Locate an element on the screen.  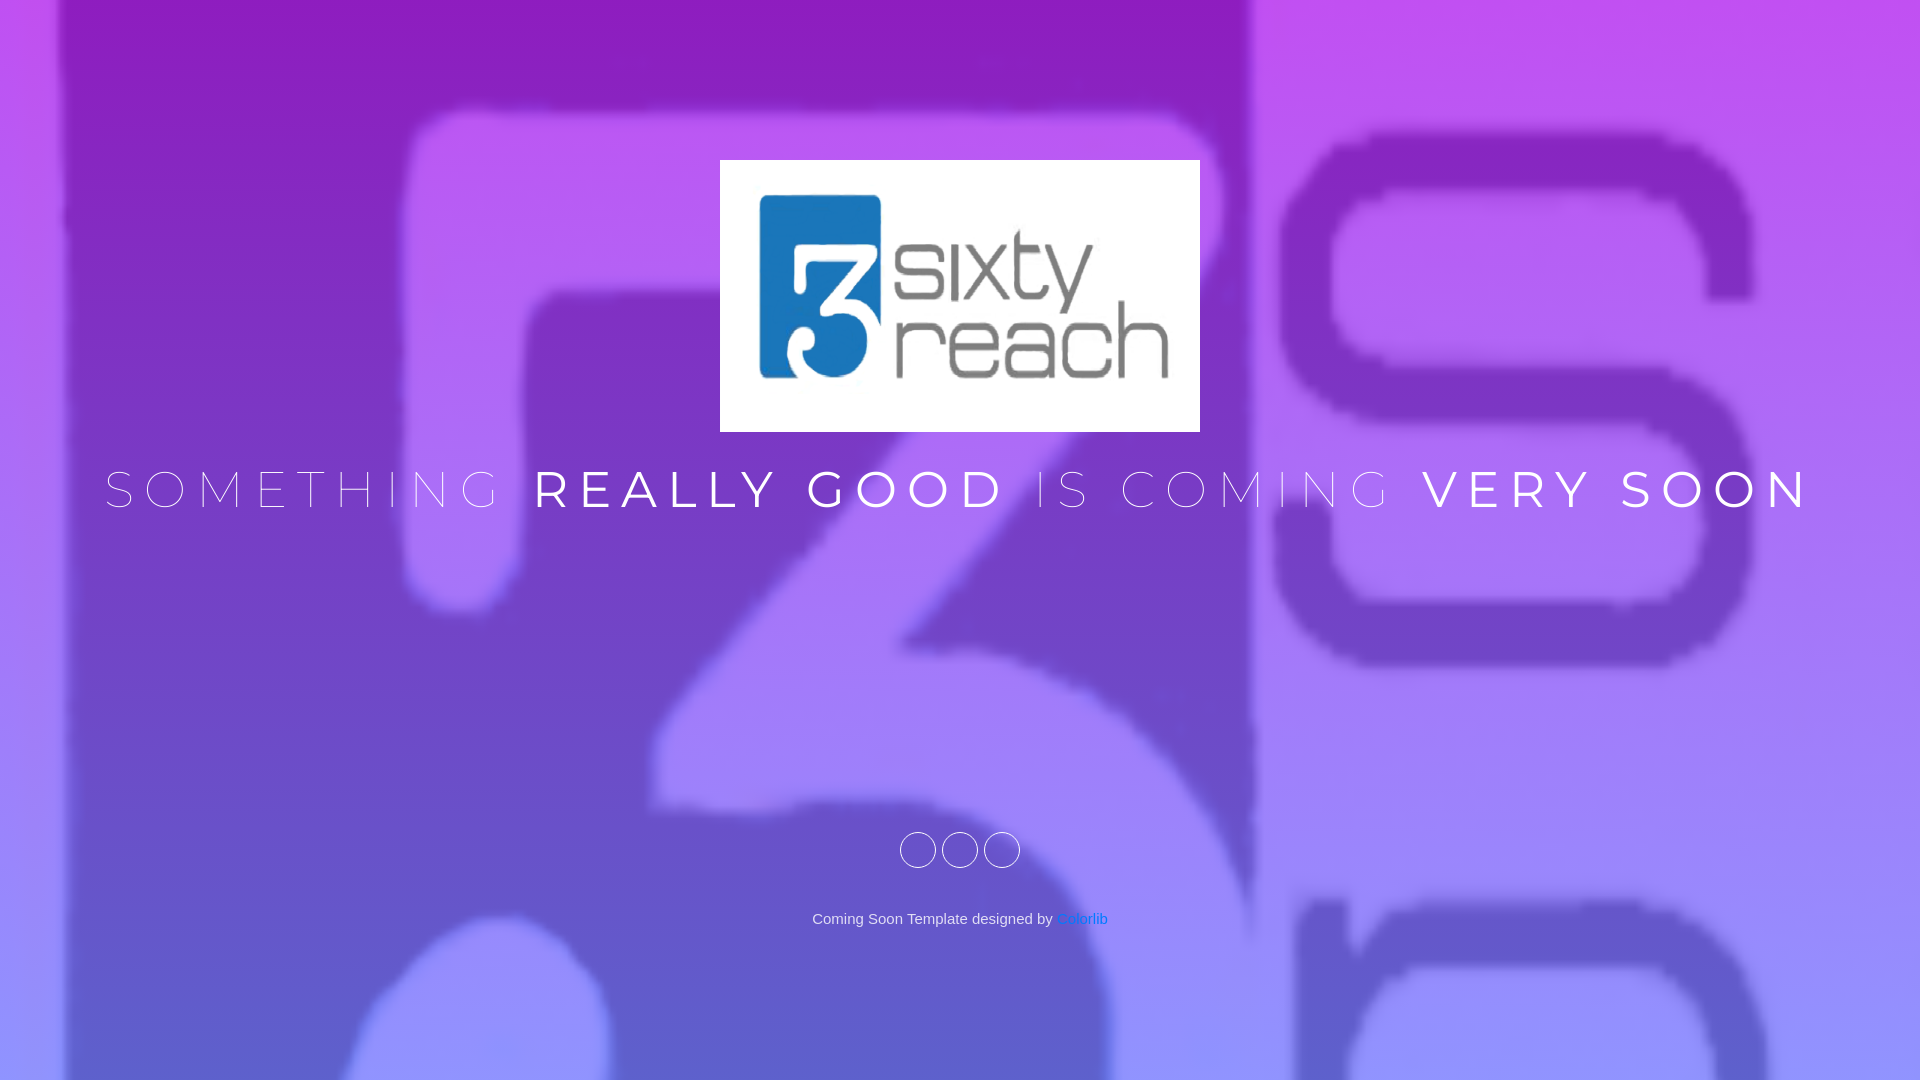
'Colorlib' is located at coordinates (1081, 918).